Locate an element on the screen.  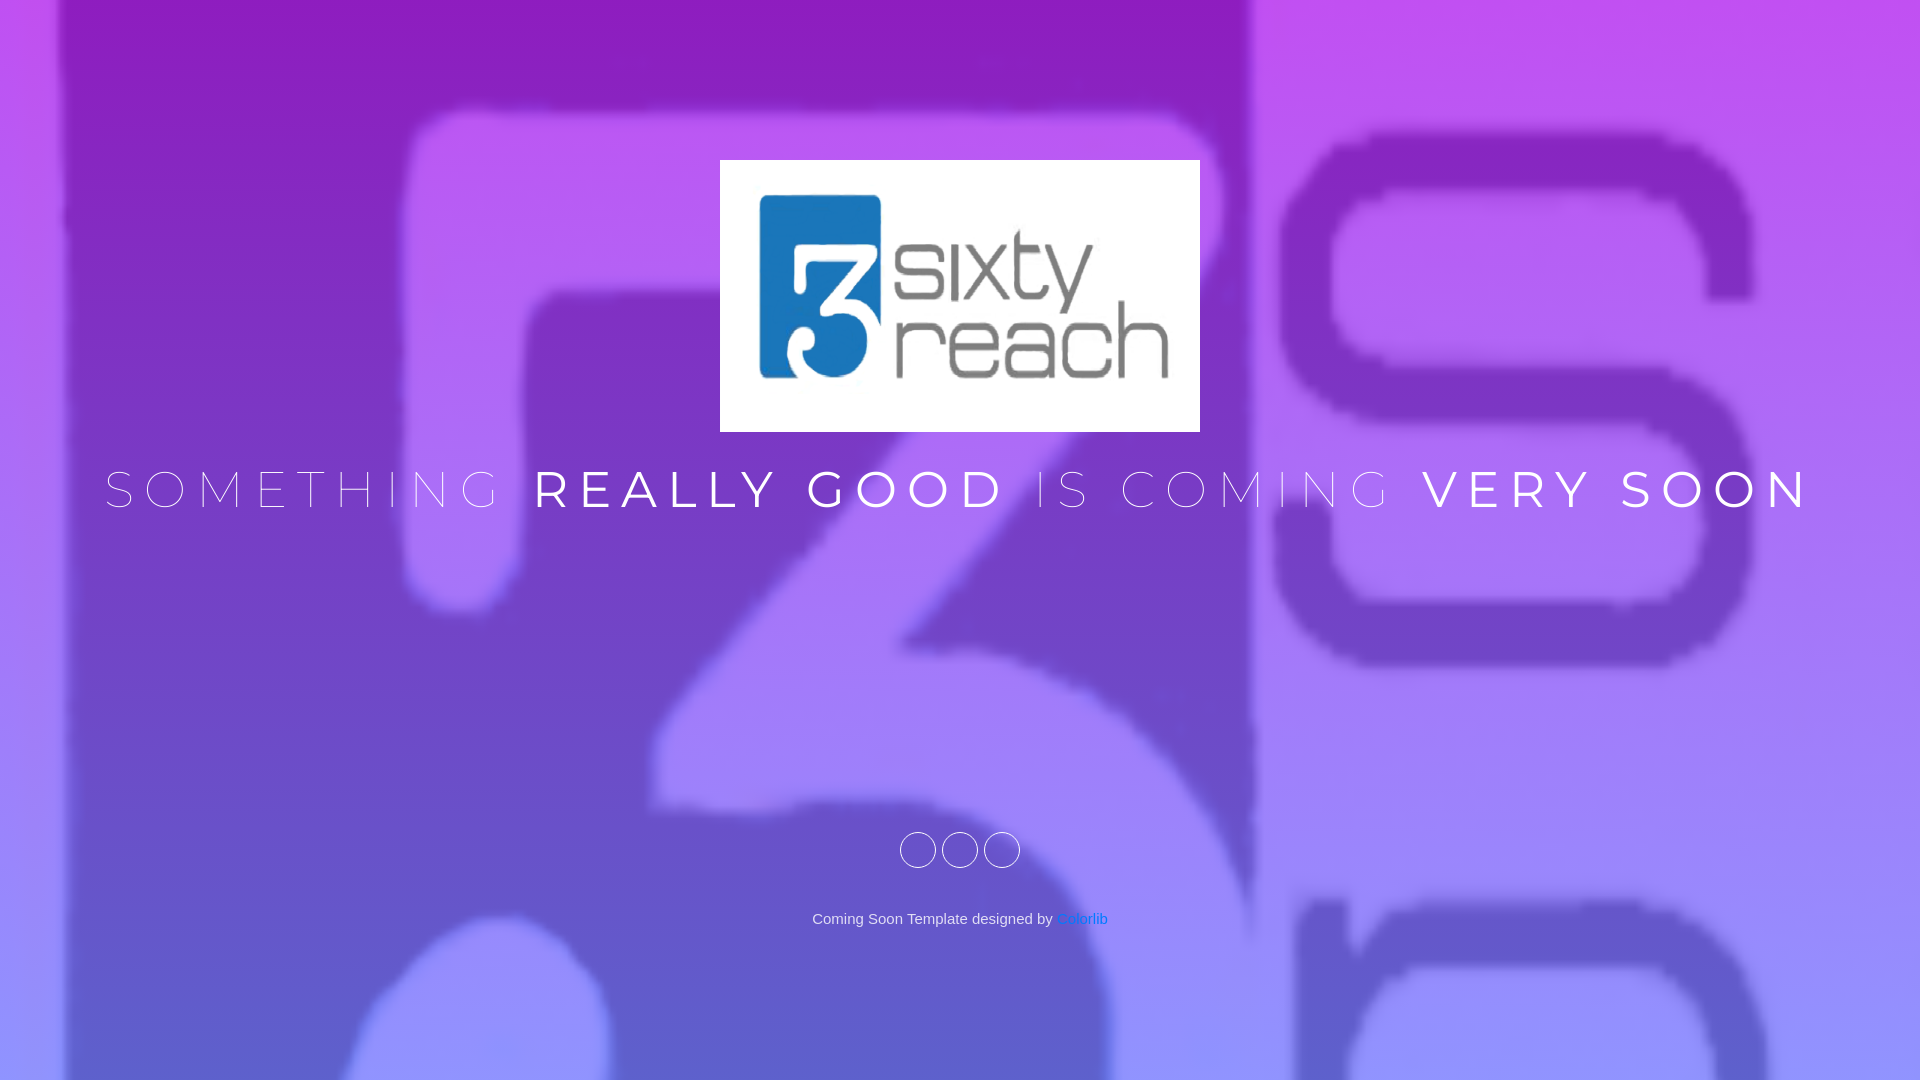
'Colorlib' is located at coordinates (1081, 918).